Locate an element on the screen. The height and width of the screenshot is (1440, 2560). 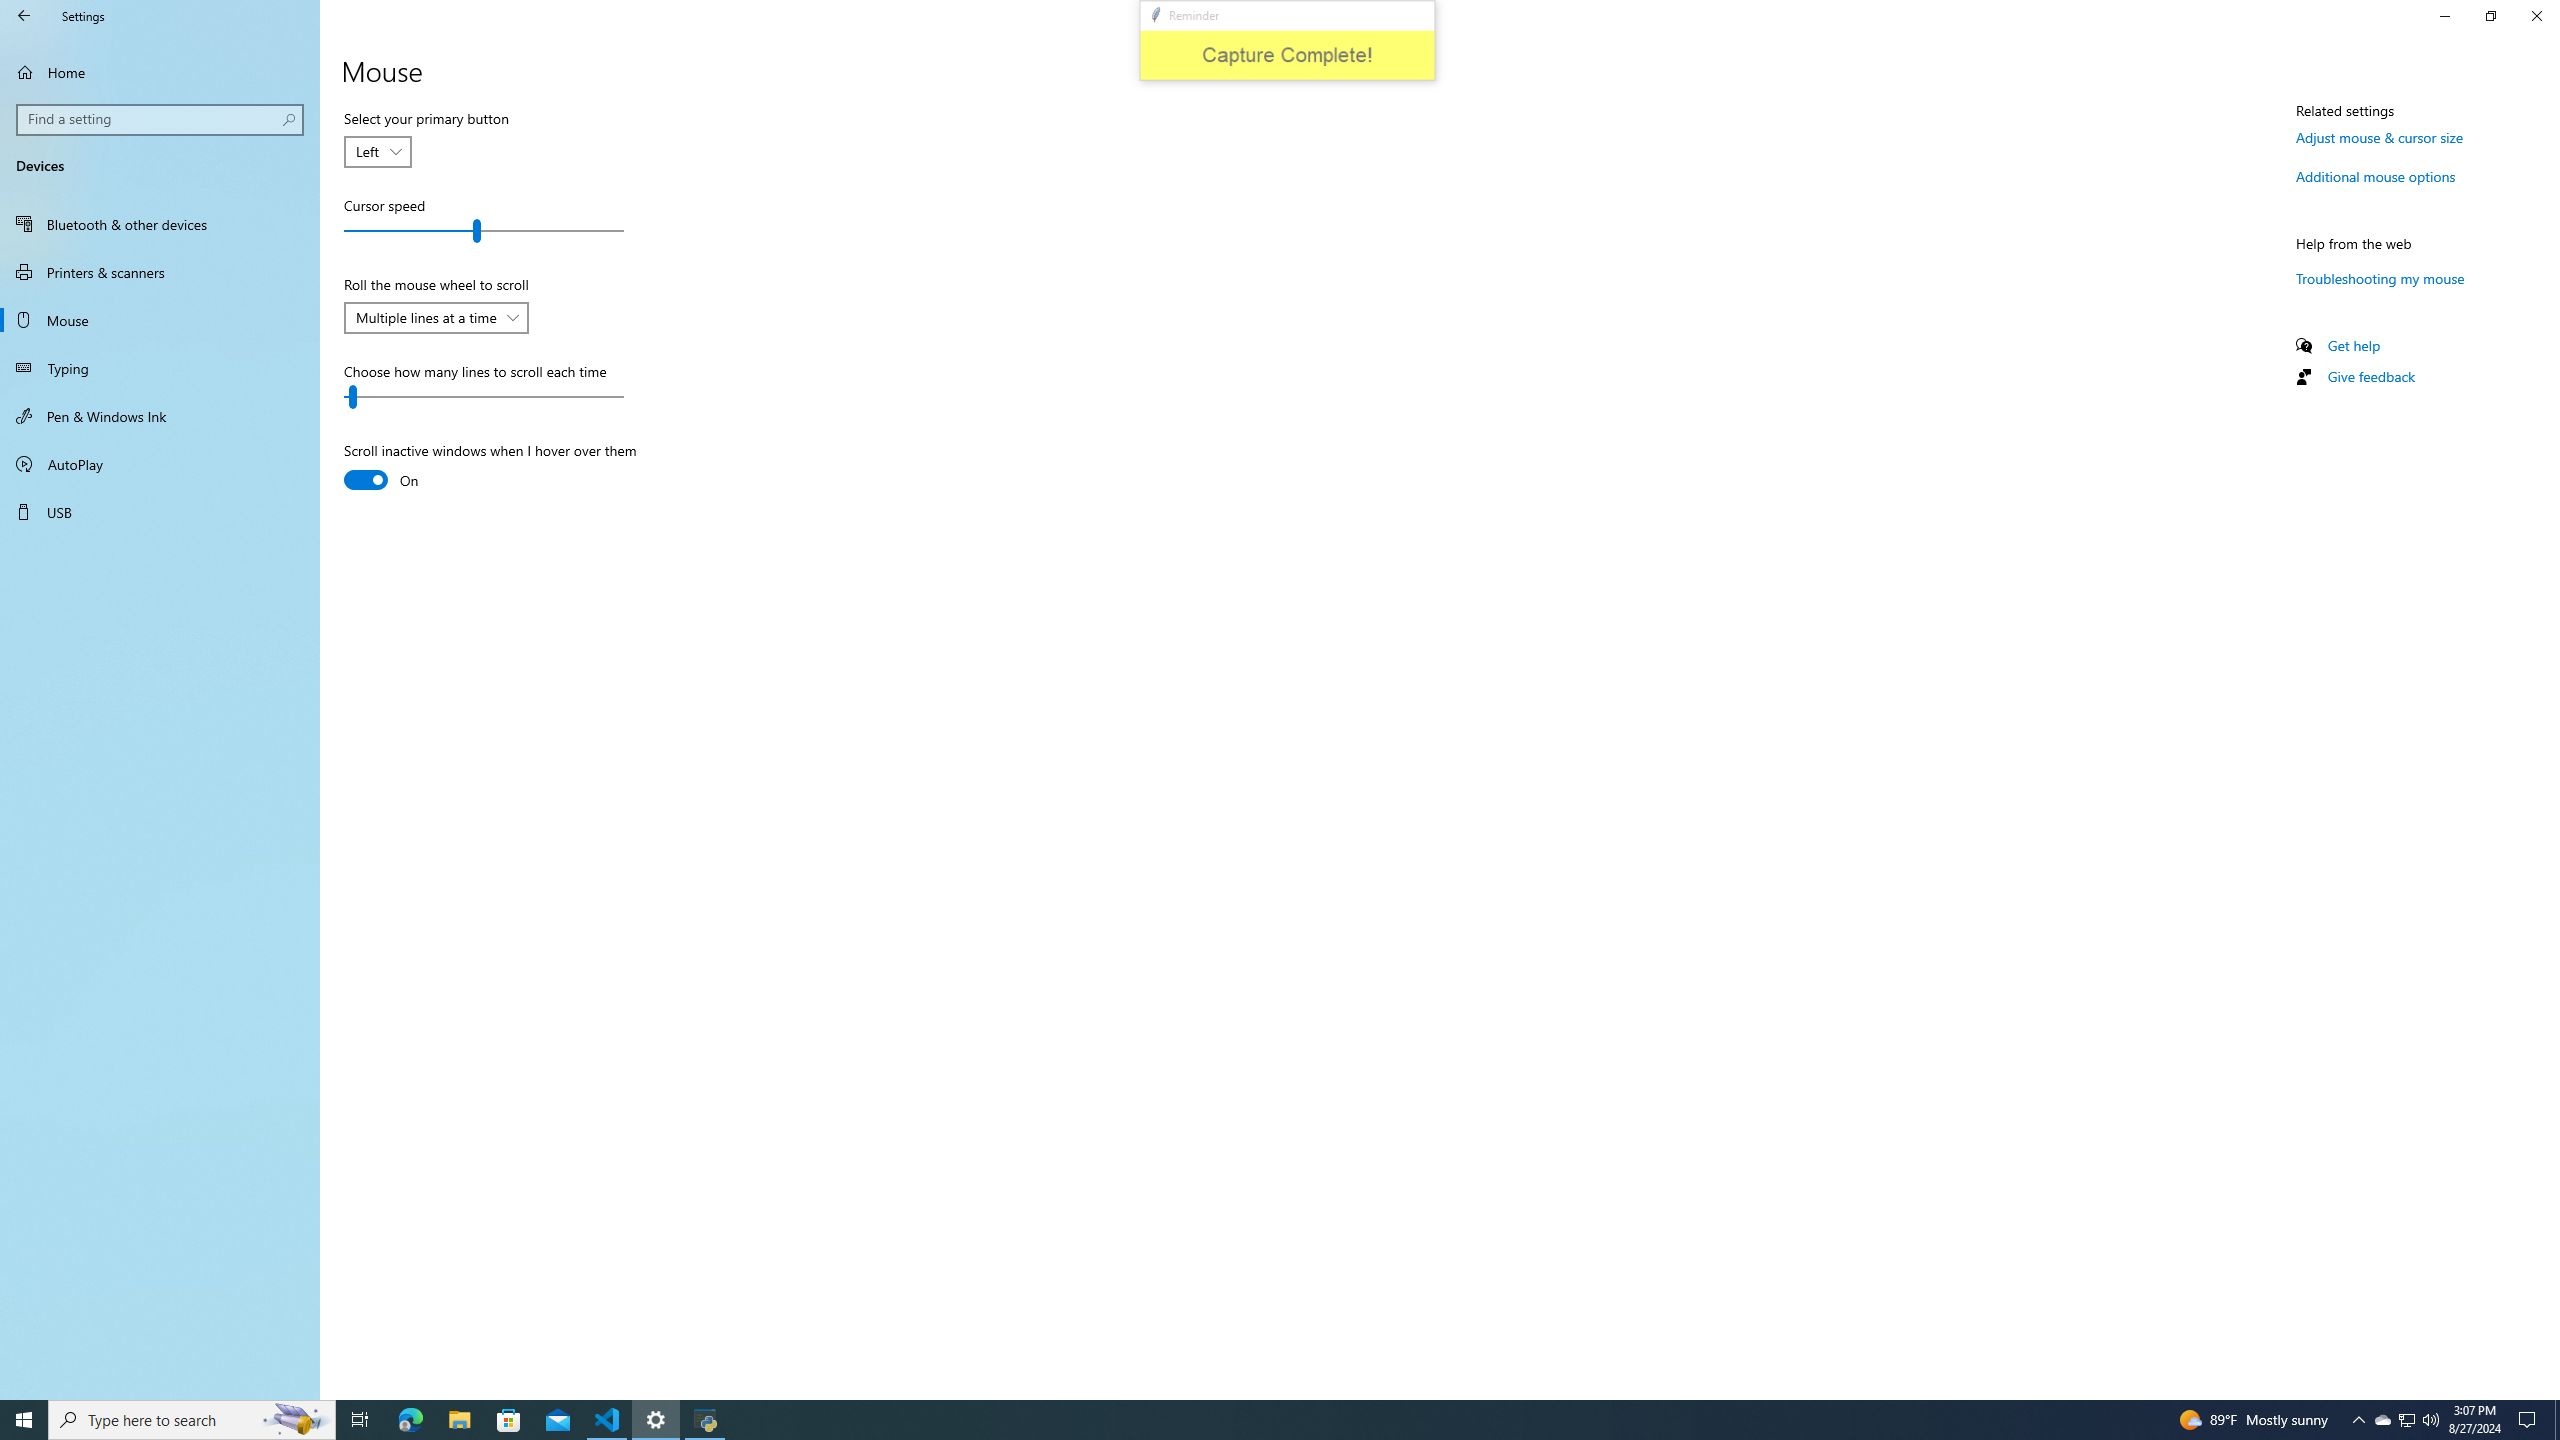
'Microsoft Store' is located at coordinates (509, 1418).